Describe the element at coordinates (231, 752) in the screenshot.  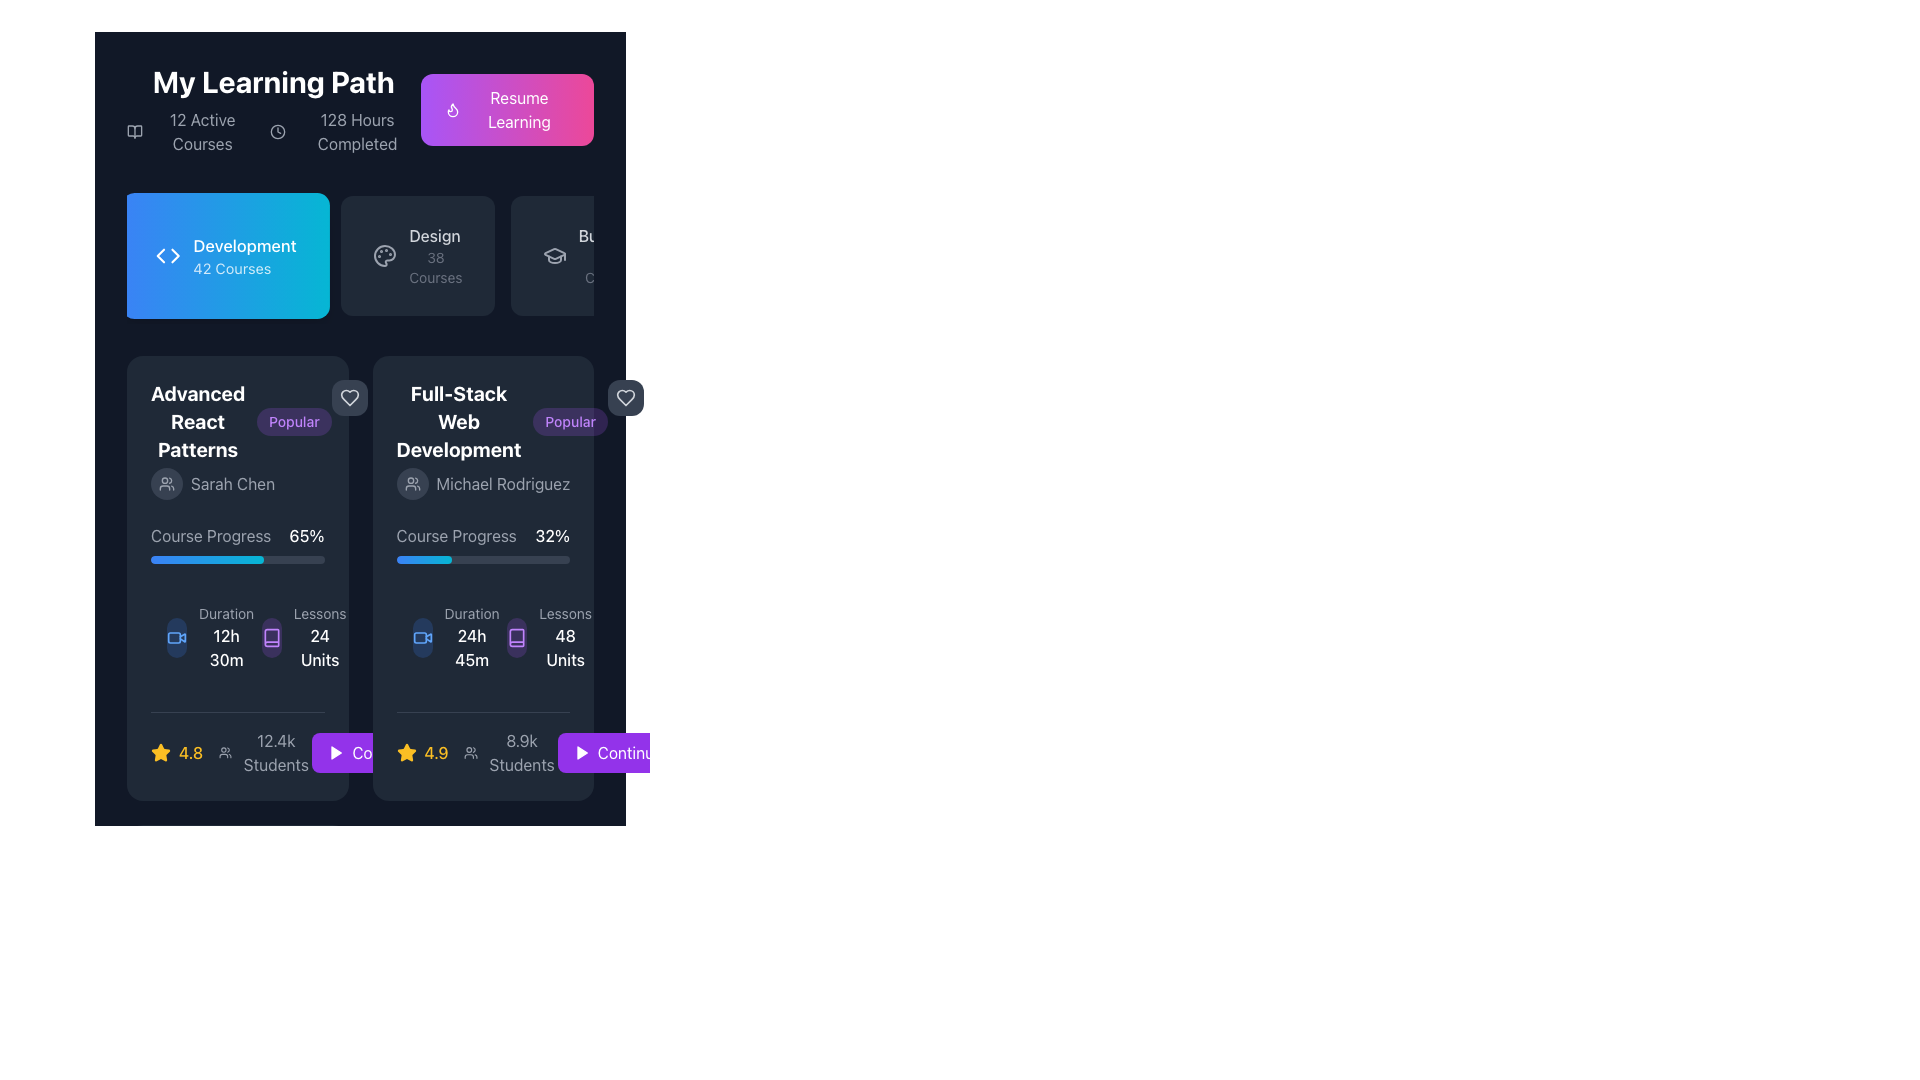
I see `rating of '4.8' and student count '12.4k Students' from the composite informational display located at the bottom left of the 'Advanced React Patterns' card` at that location.